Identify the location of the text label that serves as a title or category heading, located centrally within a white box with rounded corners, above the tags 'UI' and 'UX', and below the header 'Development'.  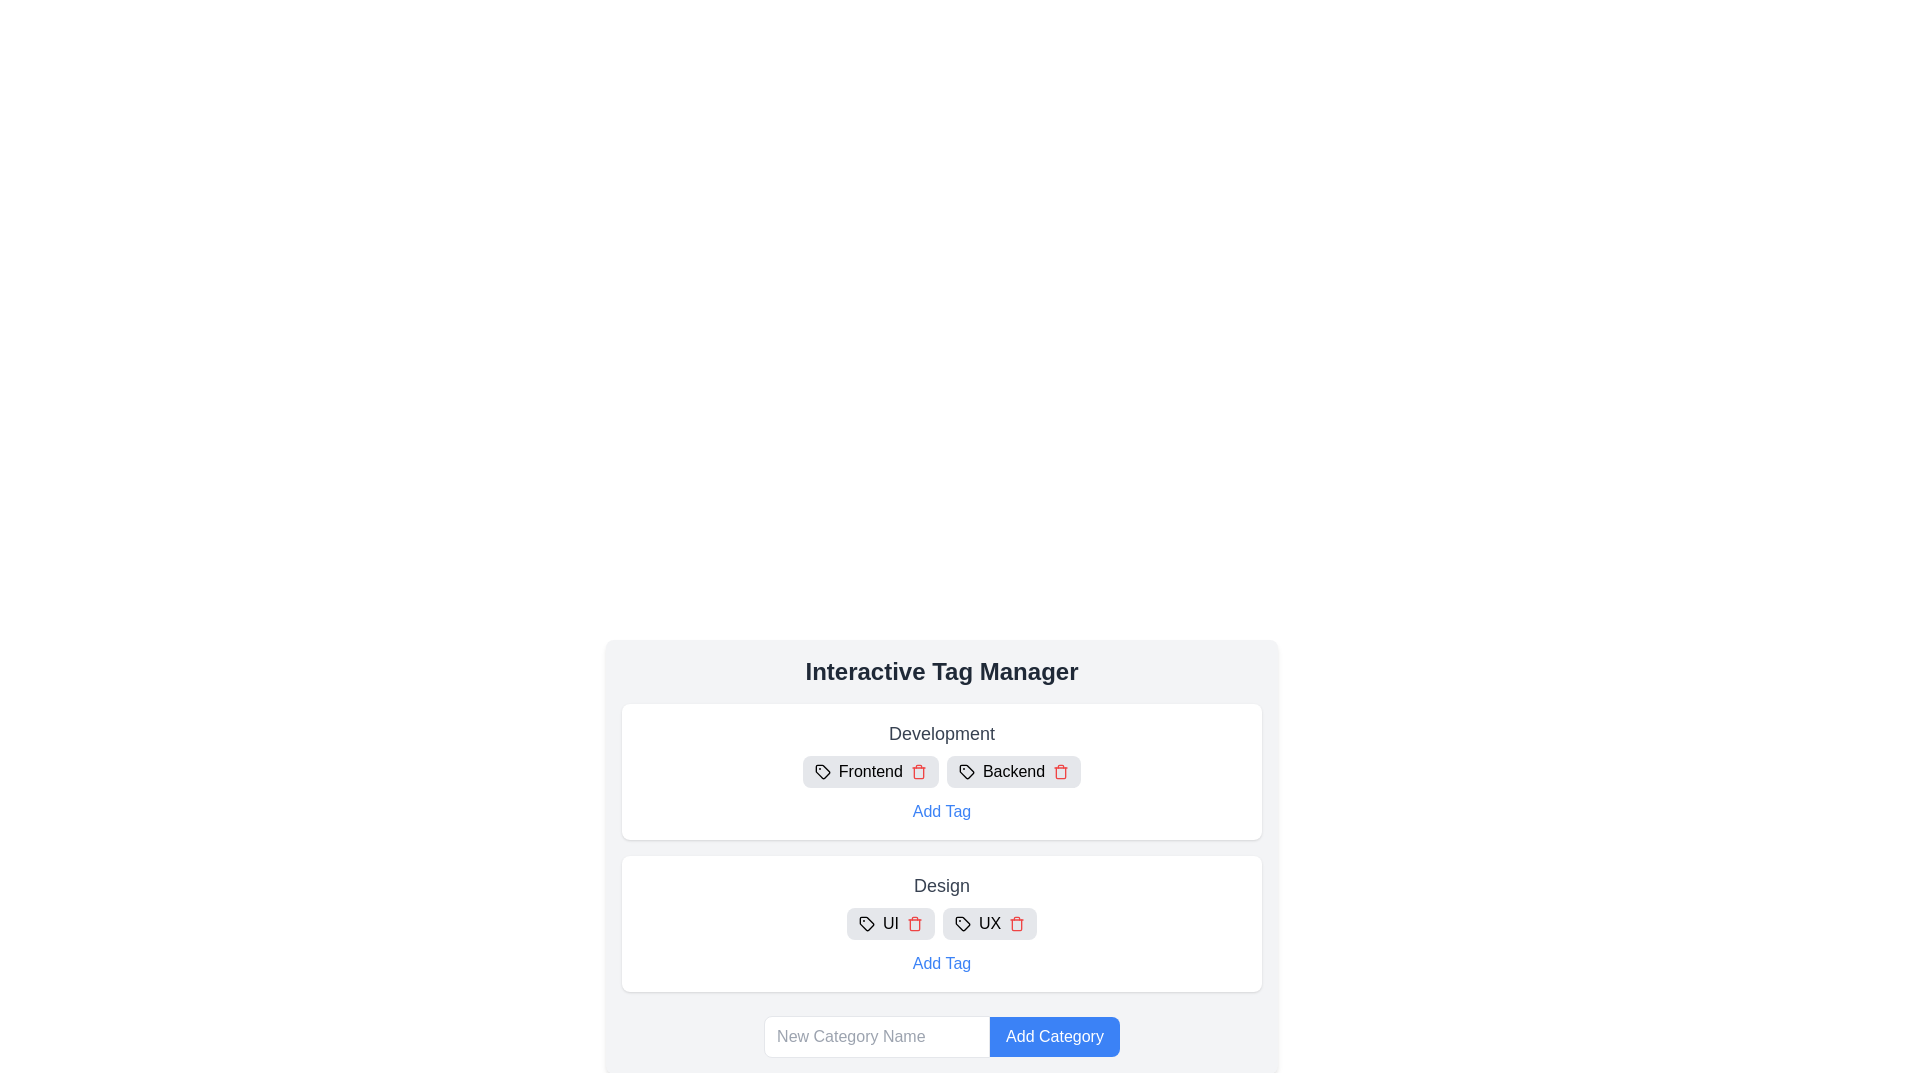
(940, 885).